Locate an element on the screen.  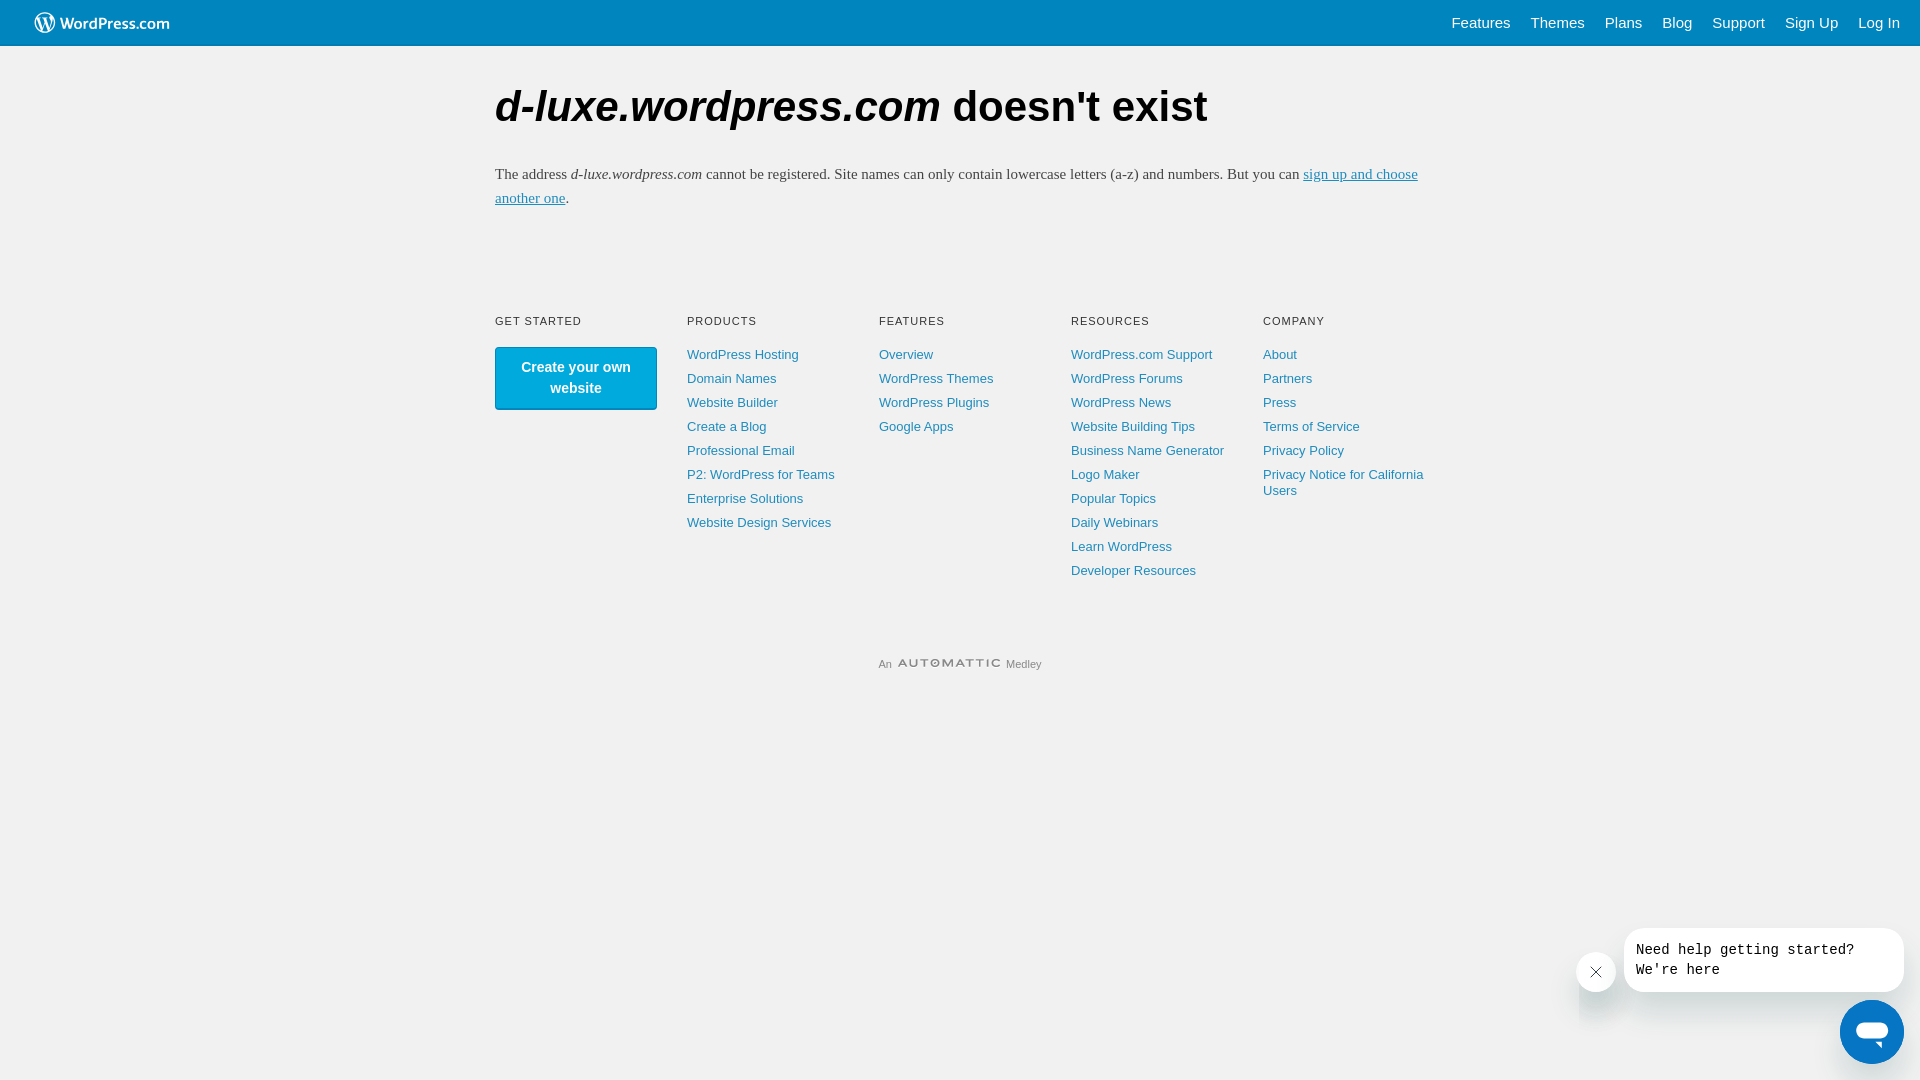
'Partners' is located at coordinates (1287, 378).